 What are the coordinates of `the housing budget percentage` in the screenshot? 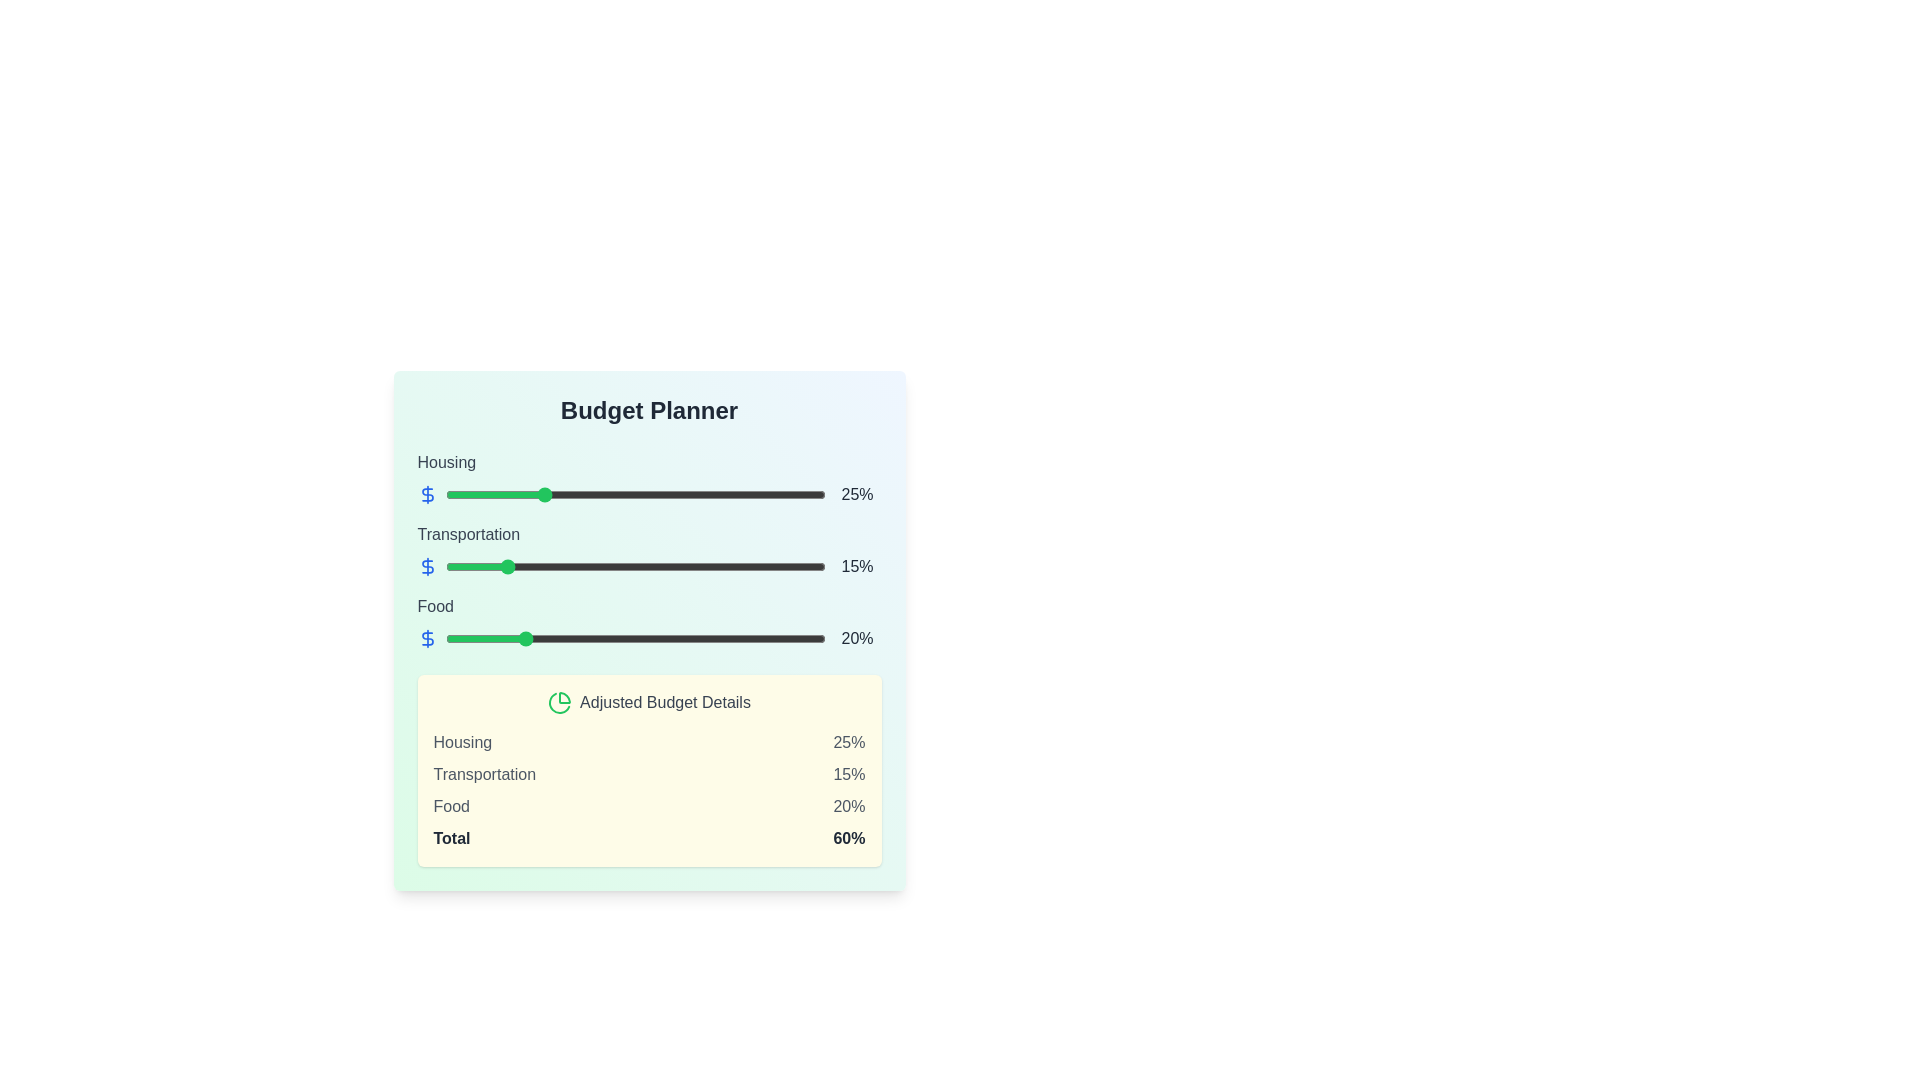 It's located at (650, 494).